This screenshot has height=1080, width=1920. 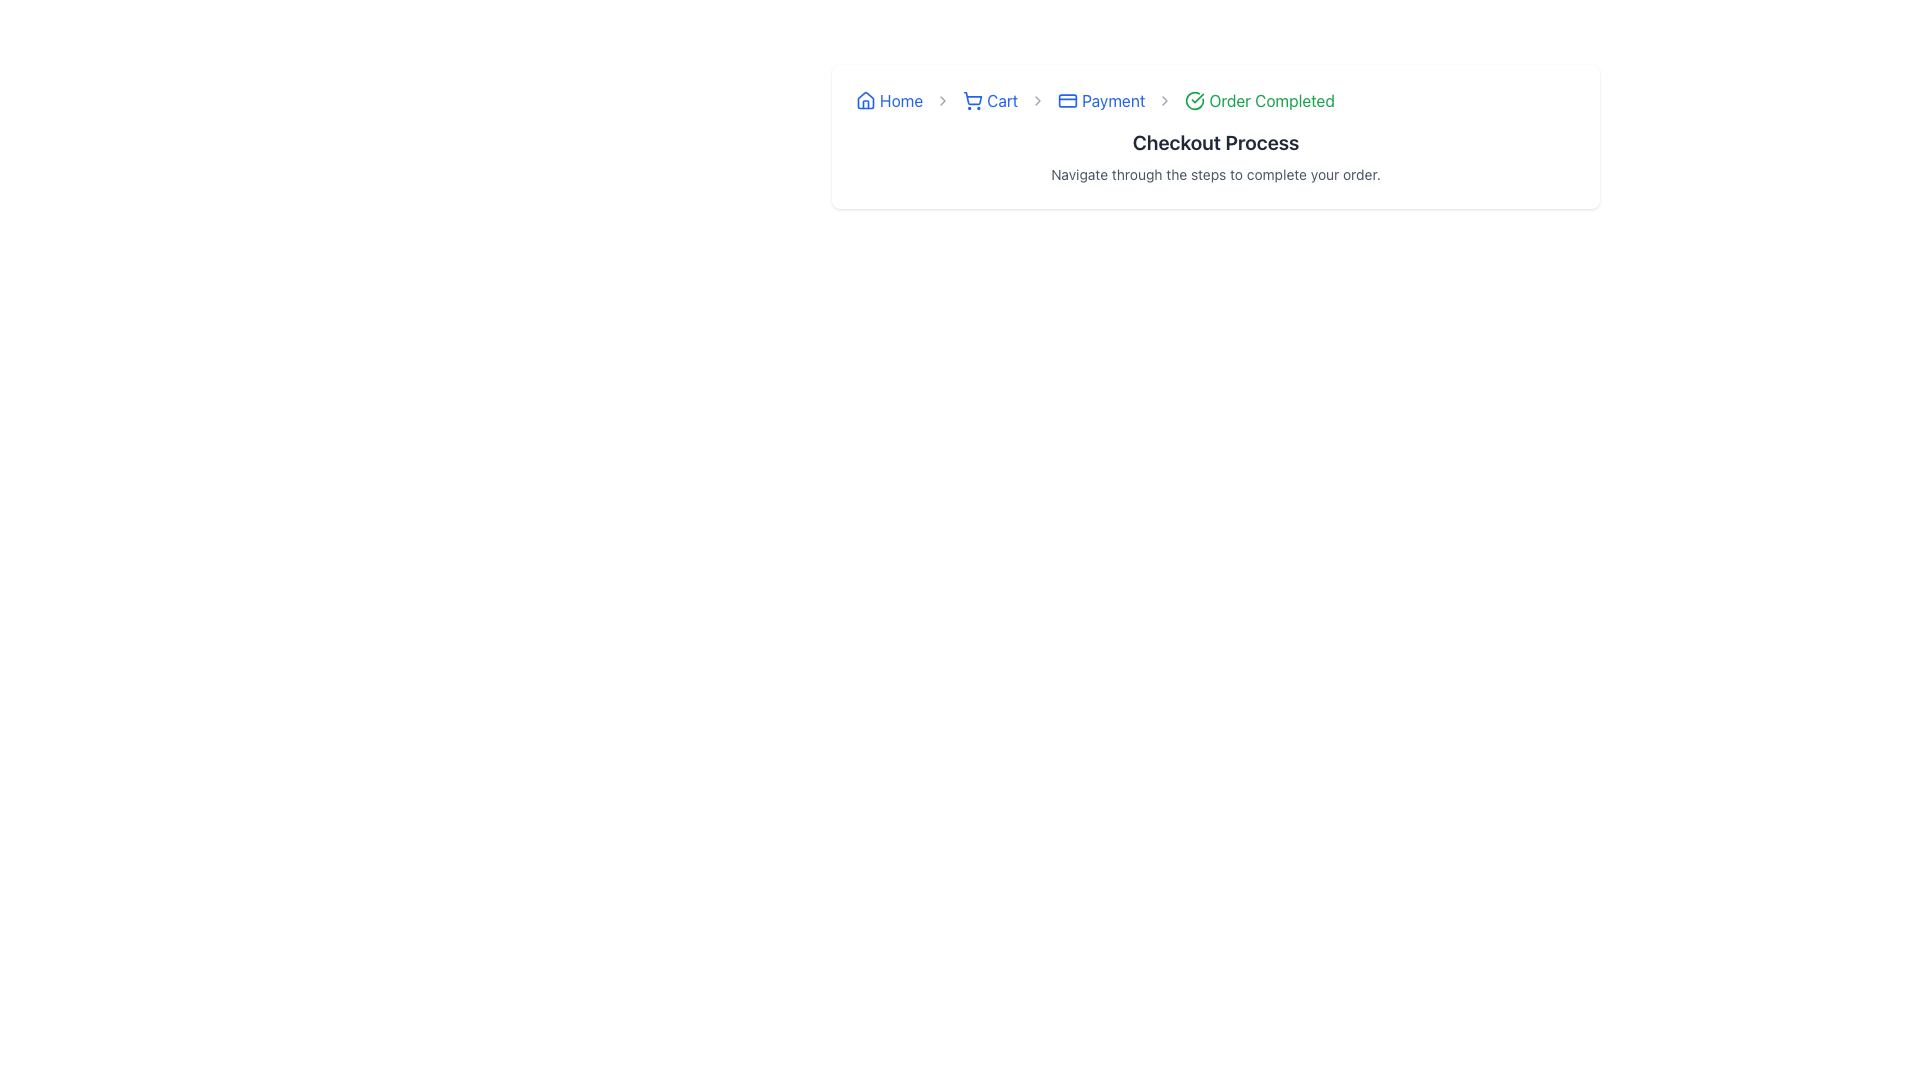 What do you see at coordinates (1214, 141) in the screenshot?
I see `the 'Checkout Process' textual header styled with a large font size and bold weight, located at the top center of its card-like section` at bounding box center [1214, 141].